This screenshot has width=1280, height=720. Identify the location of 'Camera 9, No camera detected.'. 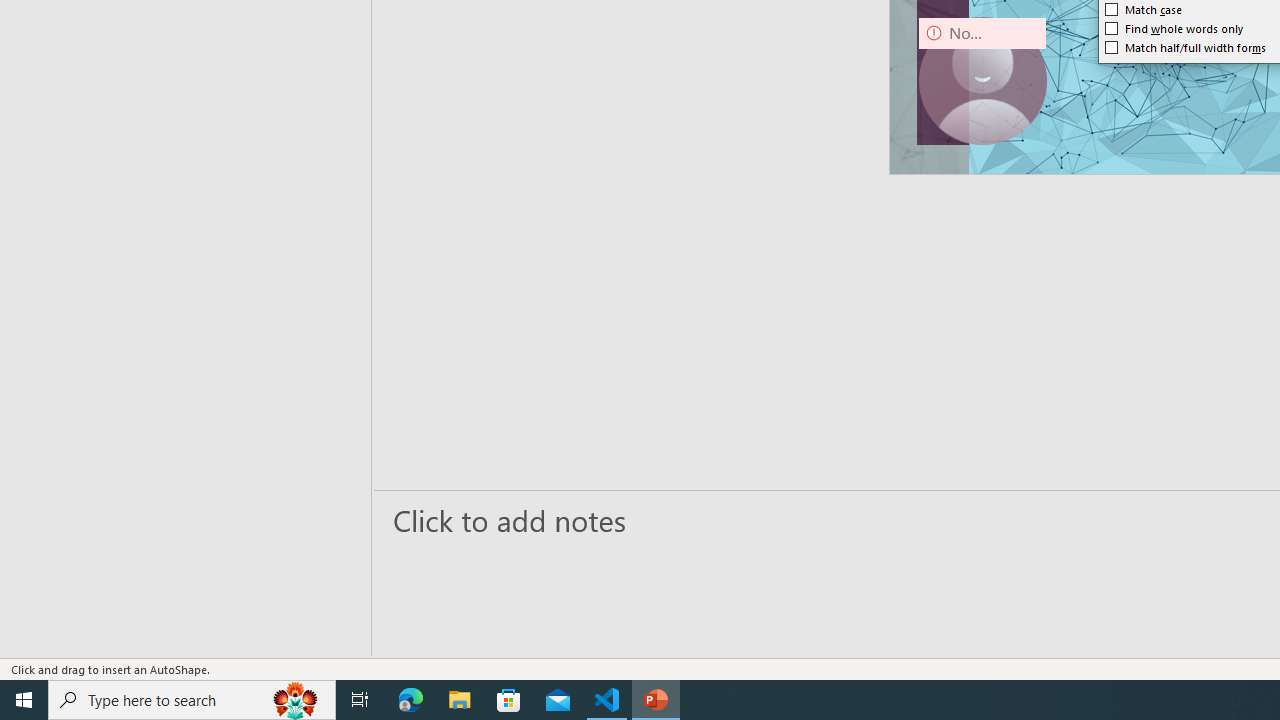
(982, 80).